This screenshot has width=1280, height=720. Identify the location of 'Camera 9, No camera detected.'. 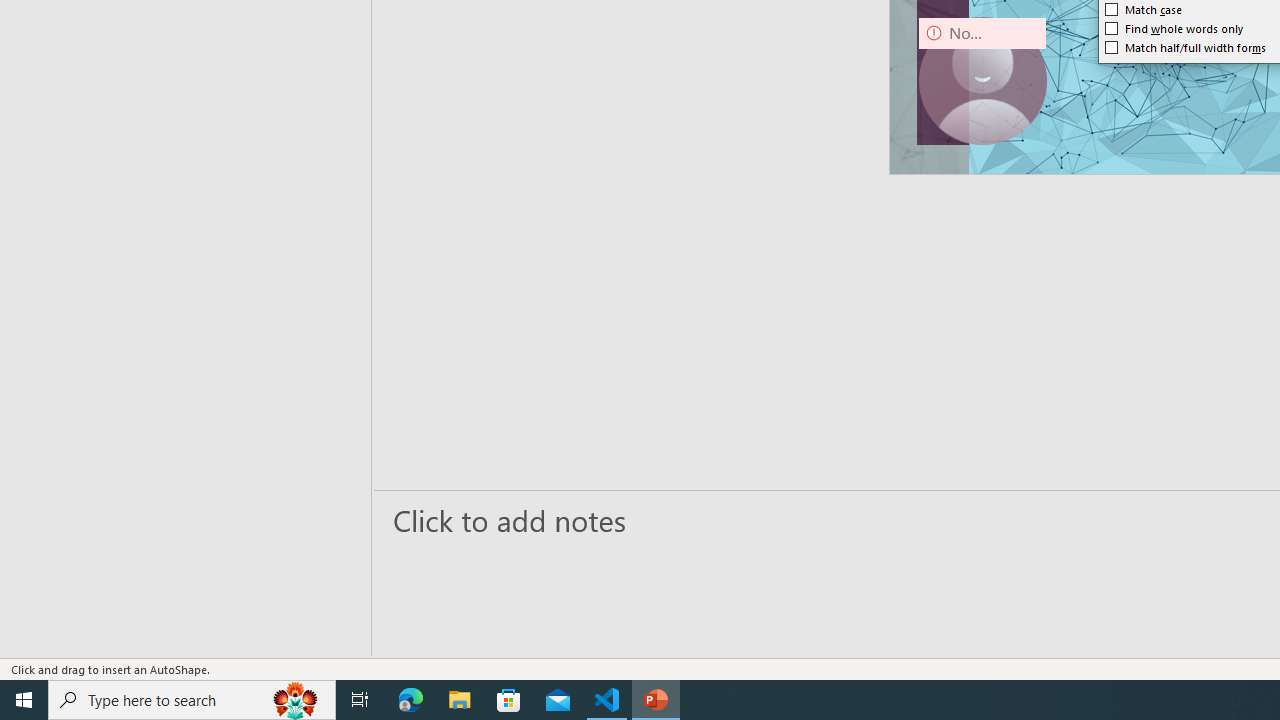
(982, 80).